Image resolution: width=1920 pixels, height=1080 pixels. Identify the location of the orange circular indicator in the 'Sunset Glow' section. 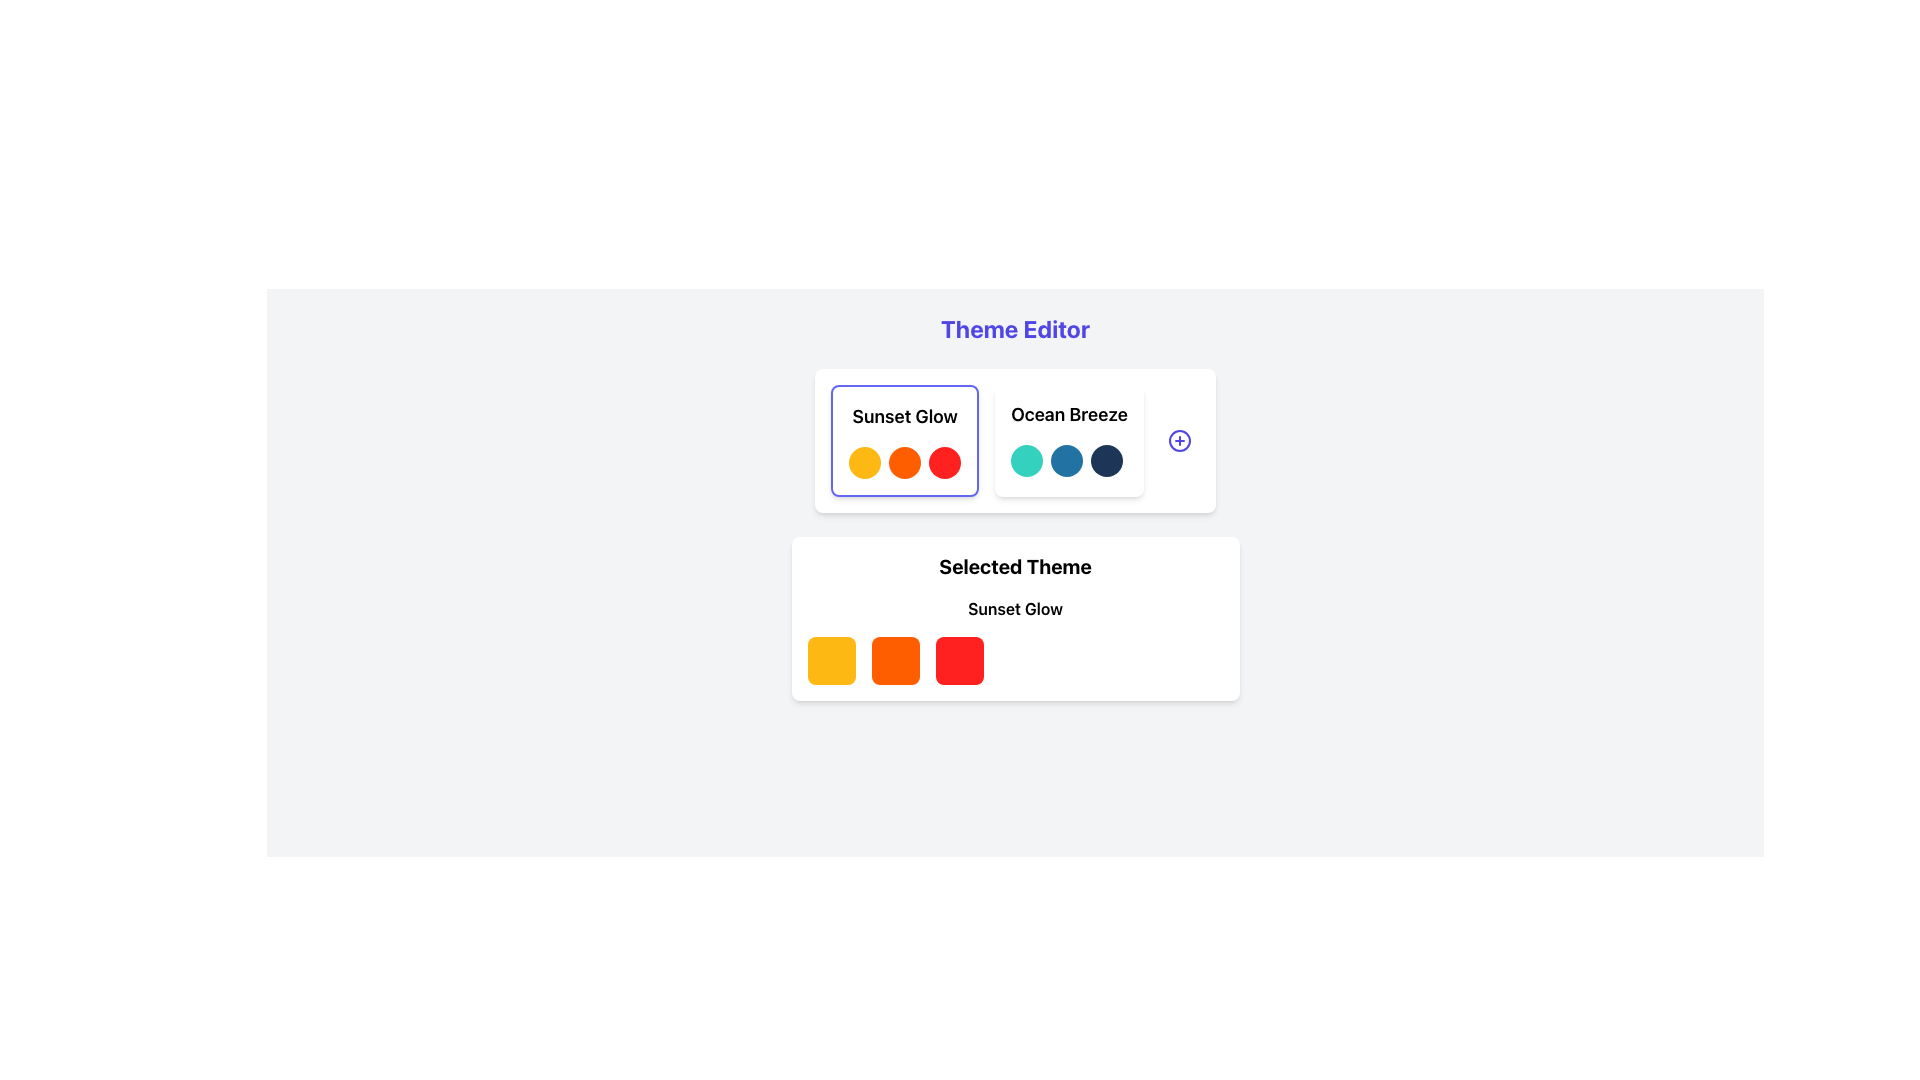
(904, 462).